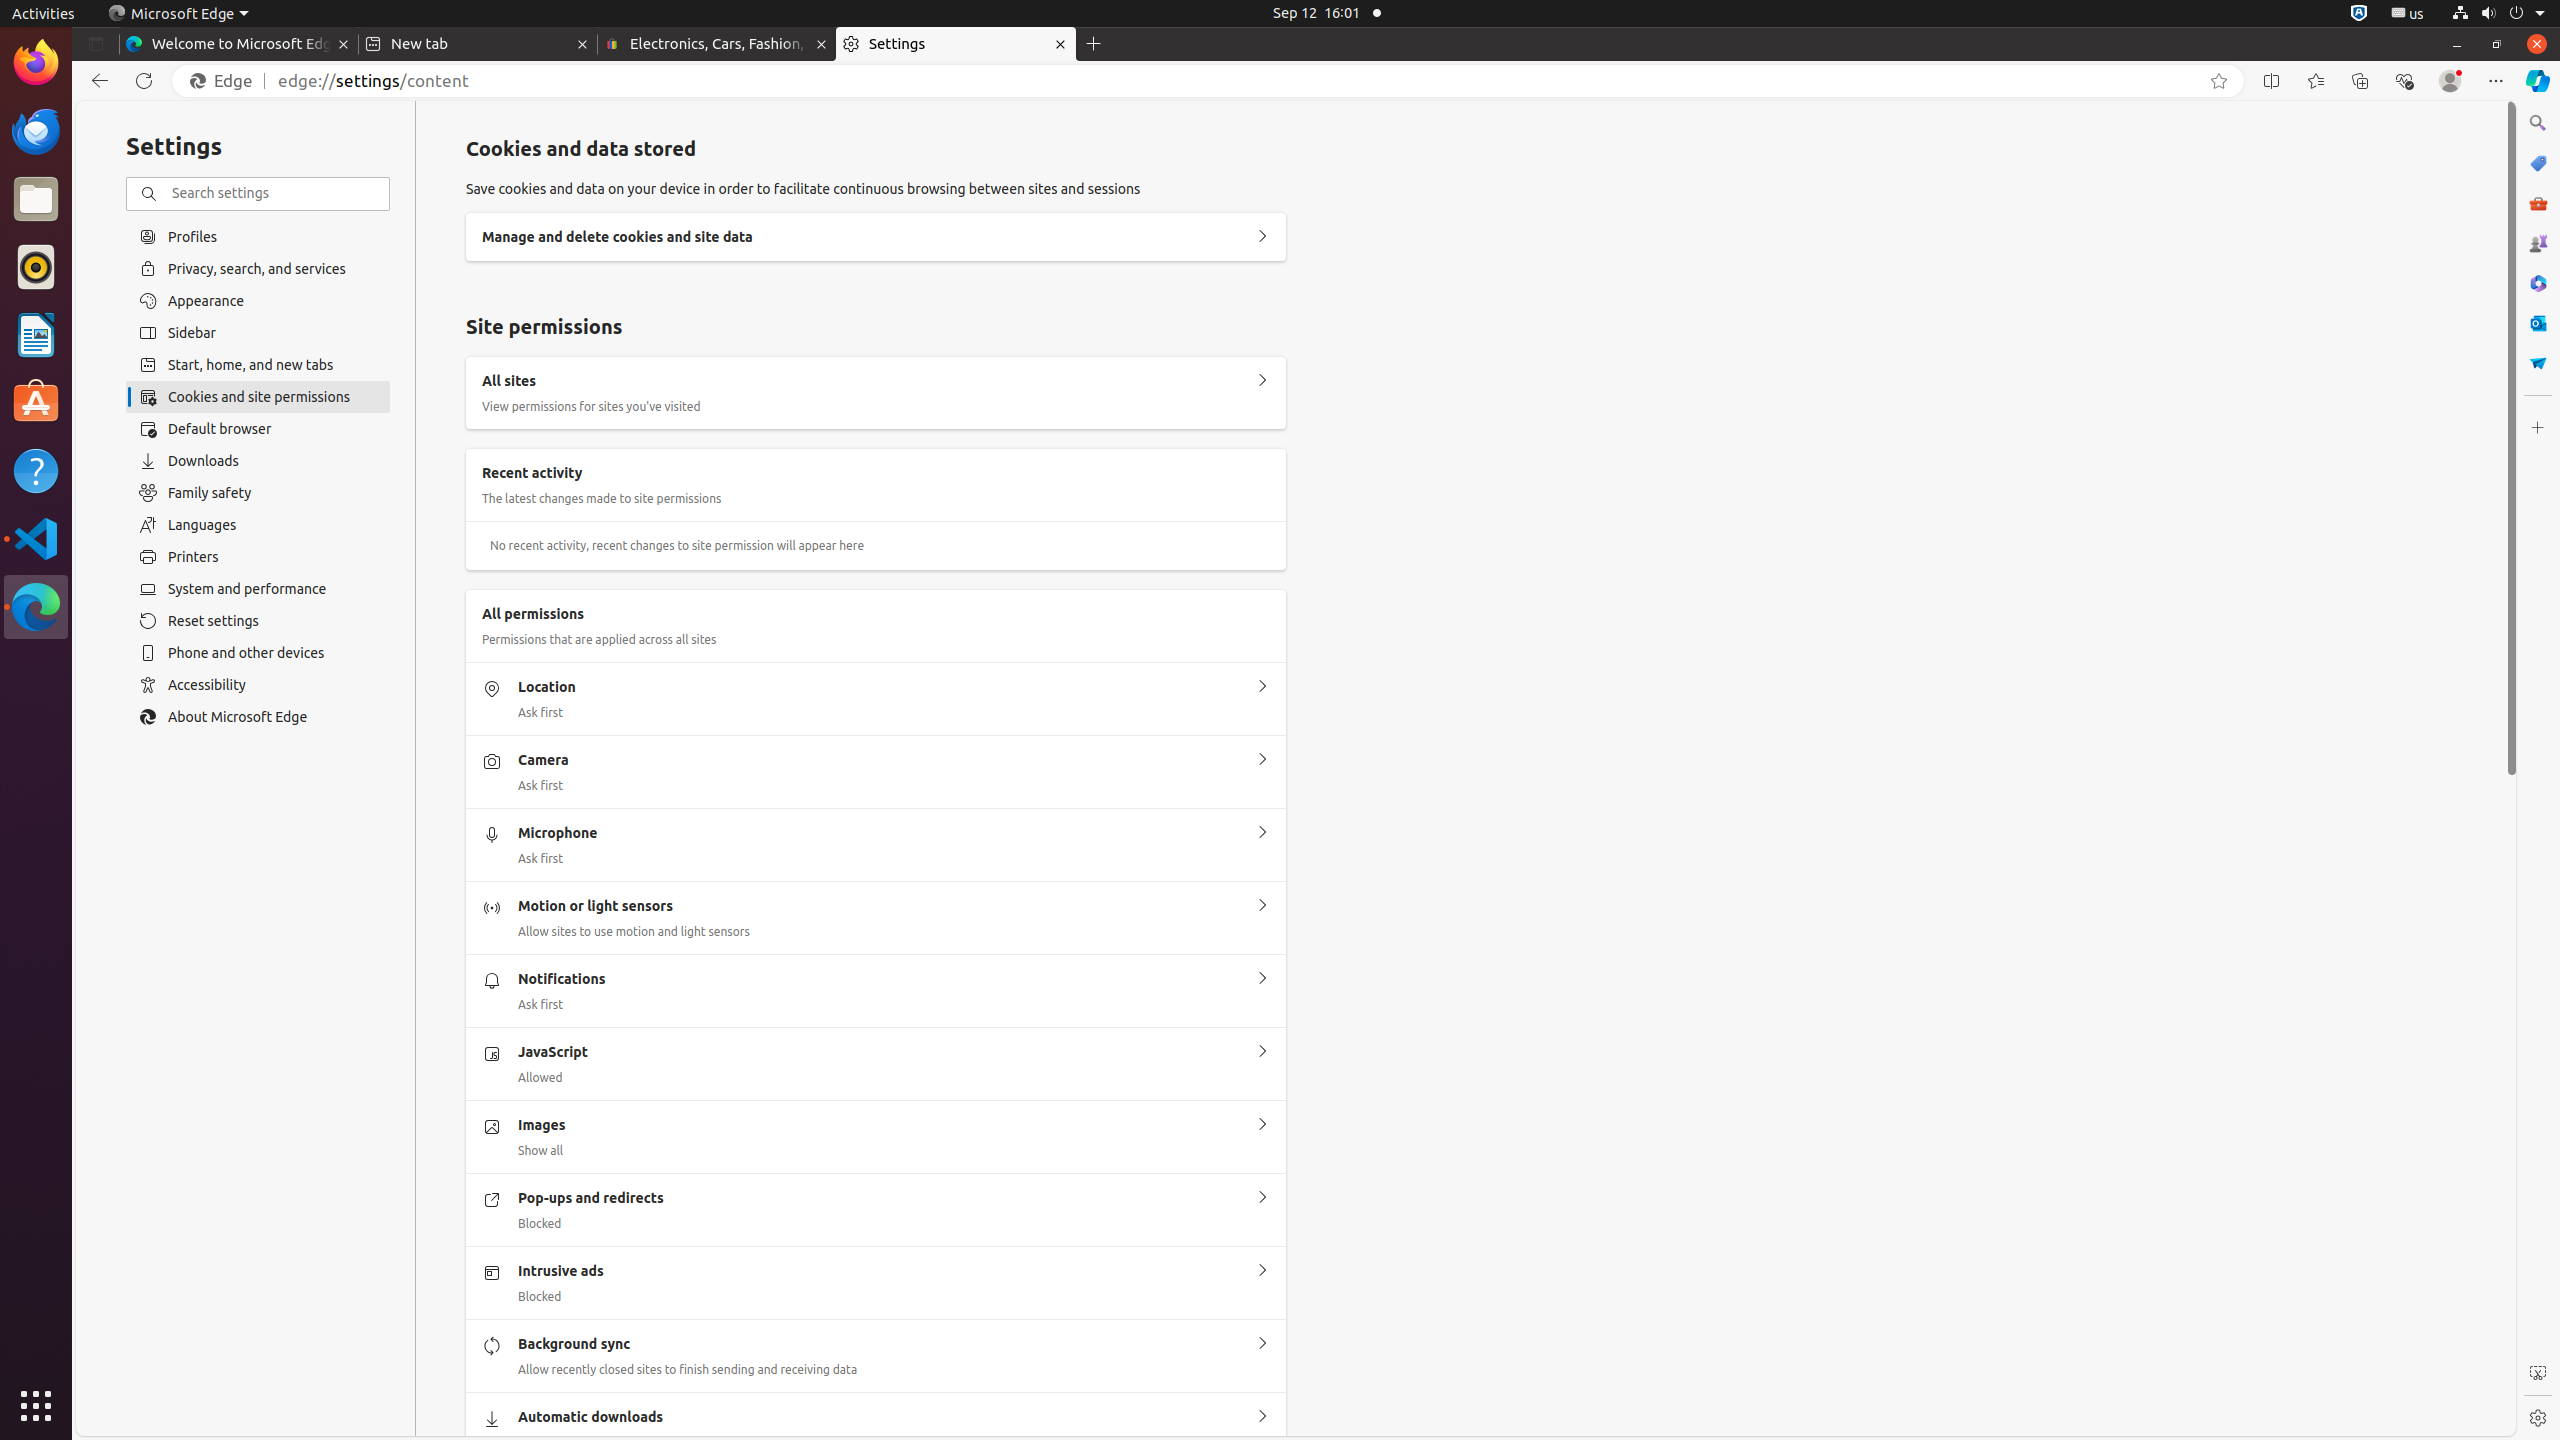 The height and width of the screenshot is (1440, 2560). What do you see at coordinates (717, 43) in the screenshot?
I see `'Electronics, Cars, Fashion, Collectibles & More | eBay'` at bounding box center [717, 43].